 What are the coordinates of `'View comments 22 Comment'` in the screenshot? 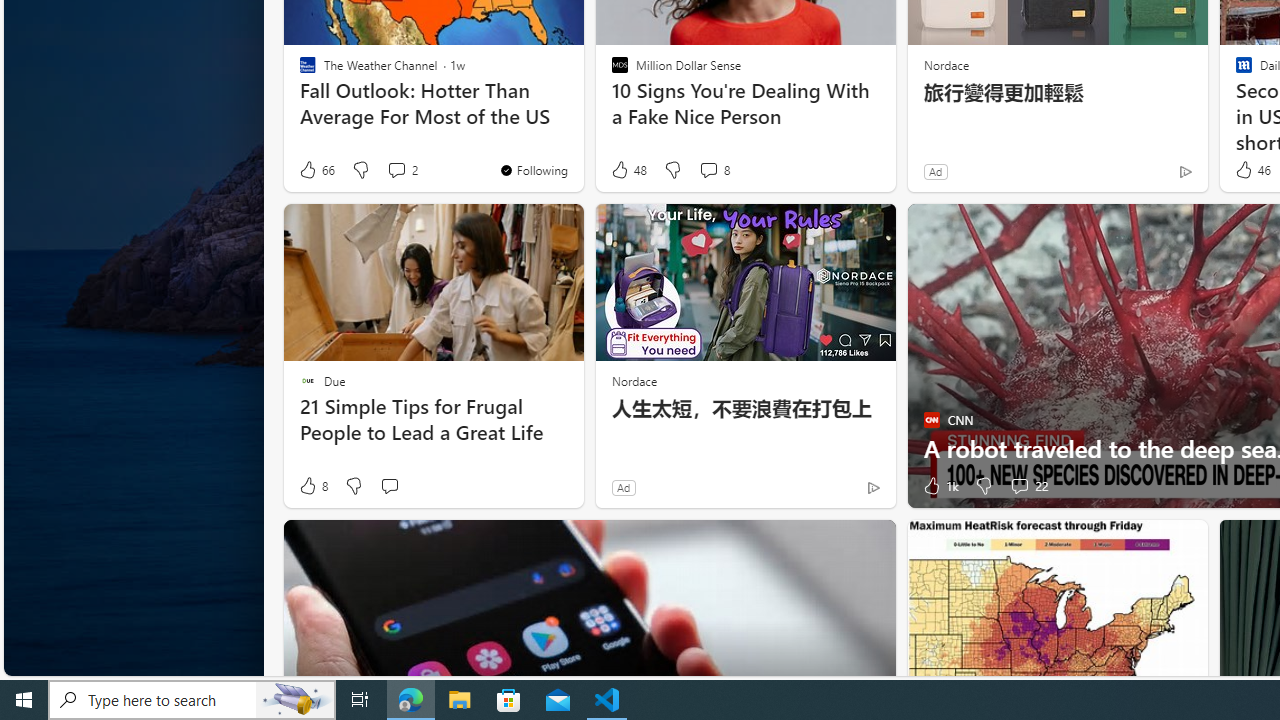 It's located at (1019, 486).